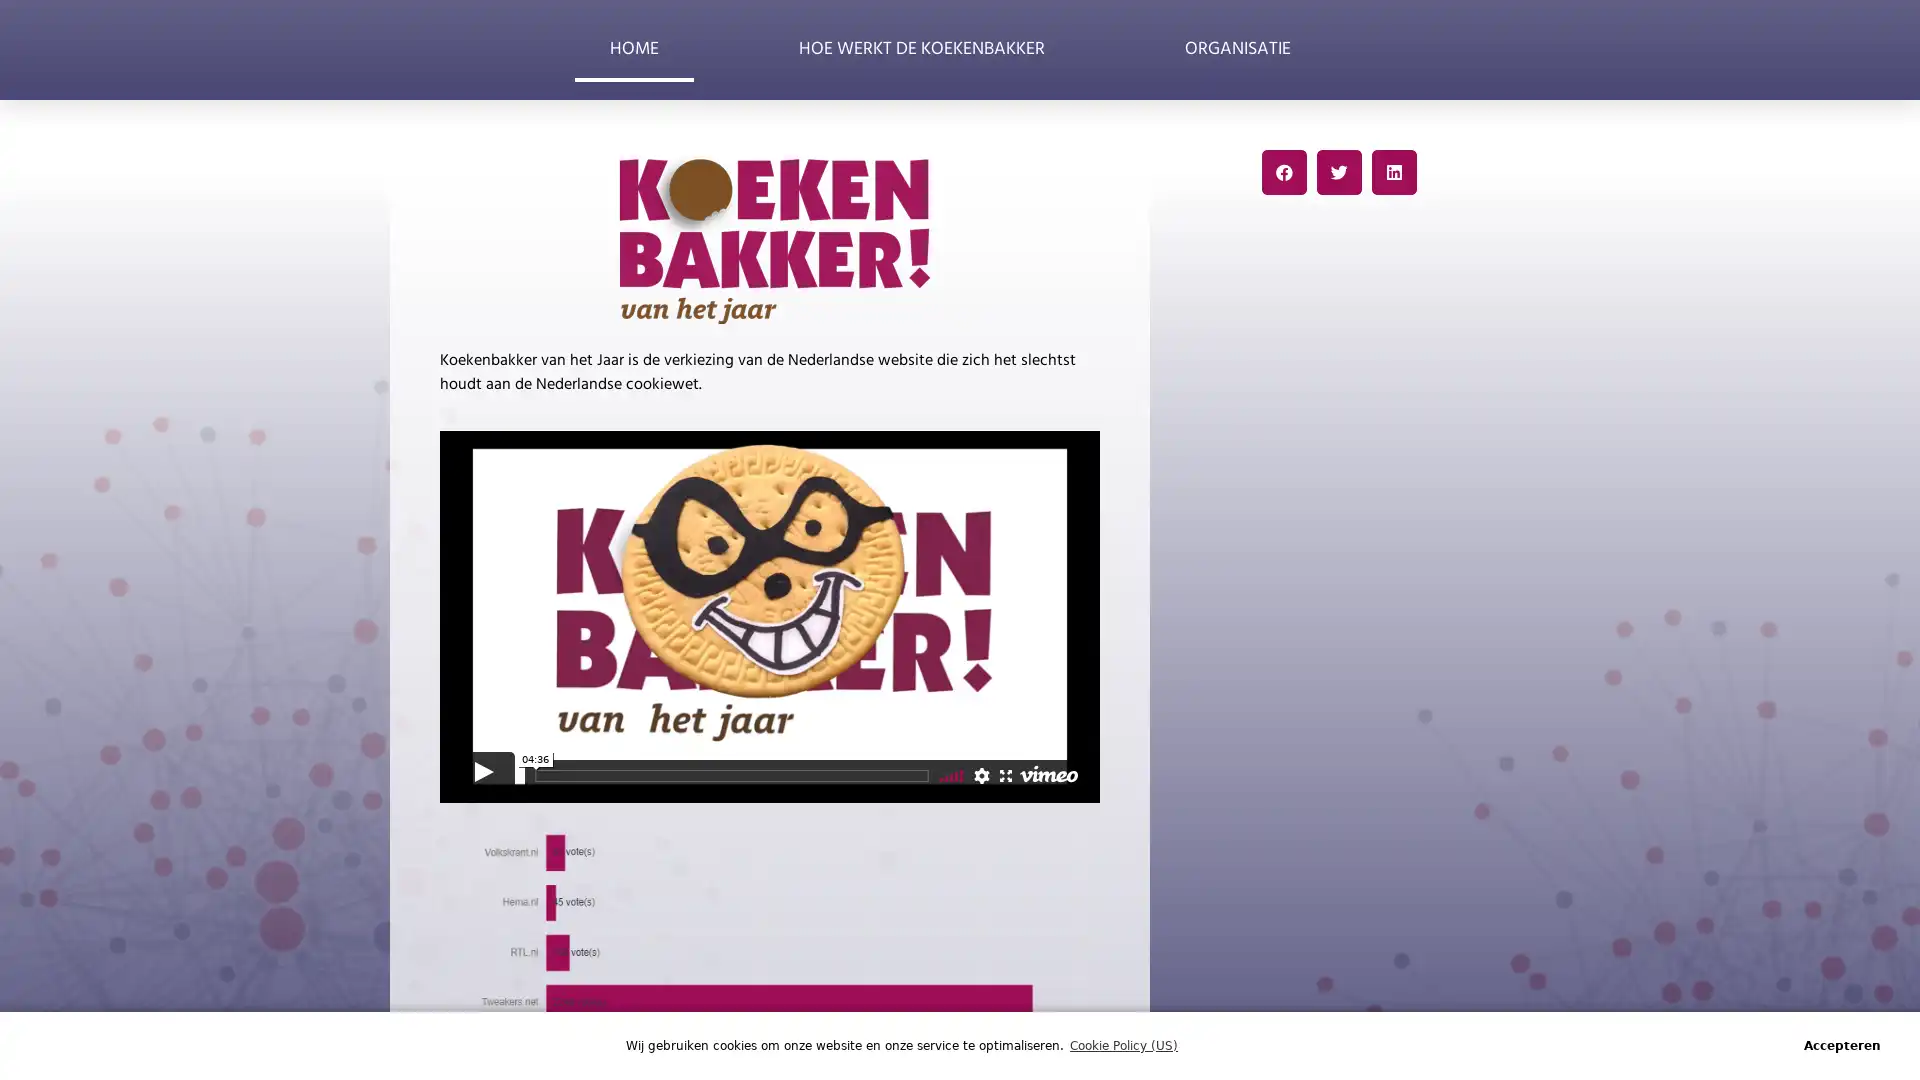 The image size is (1920, 1080). I want to click on dismiss cookie message, so click(1841, 1044).